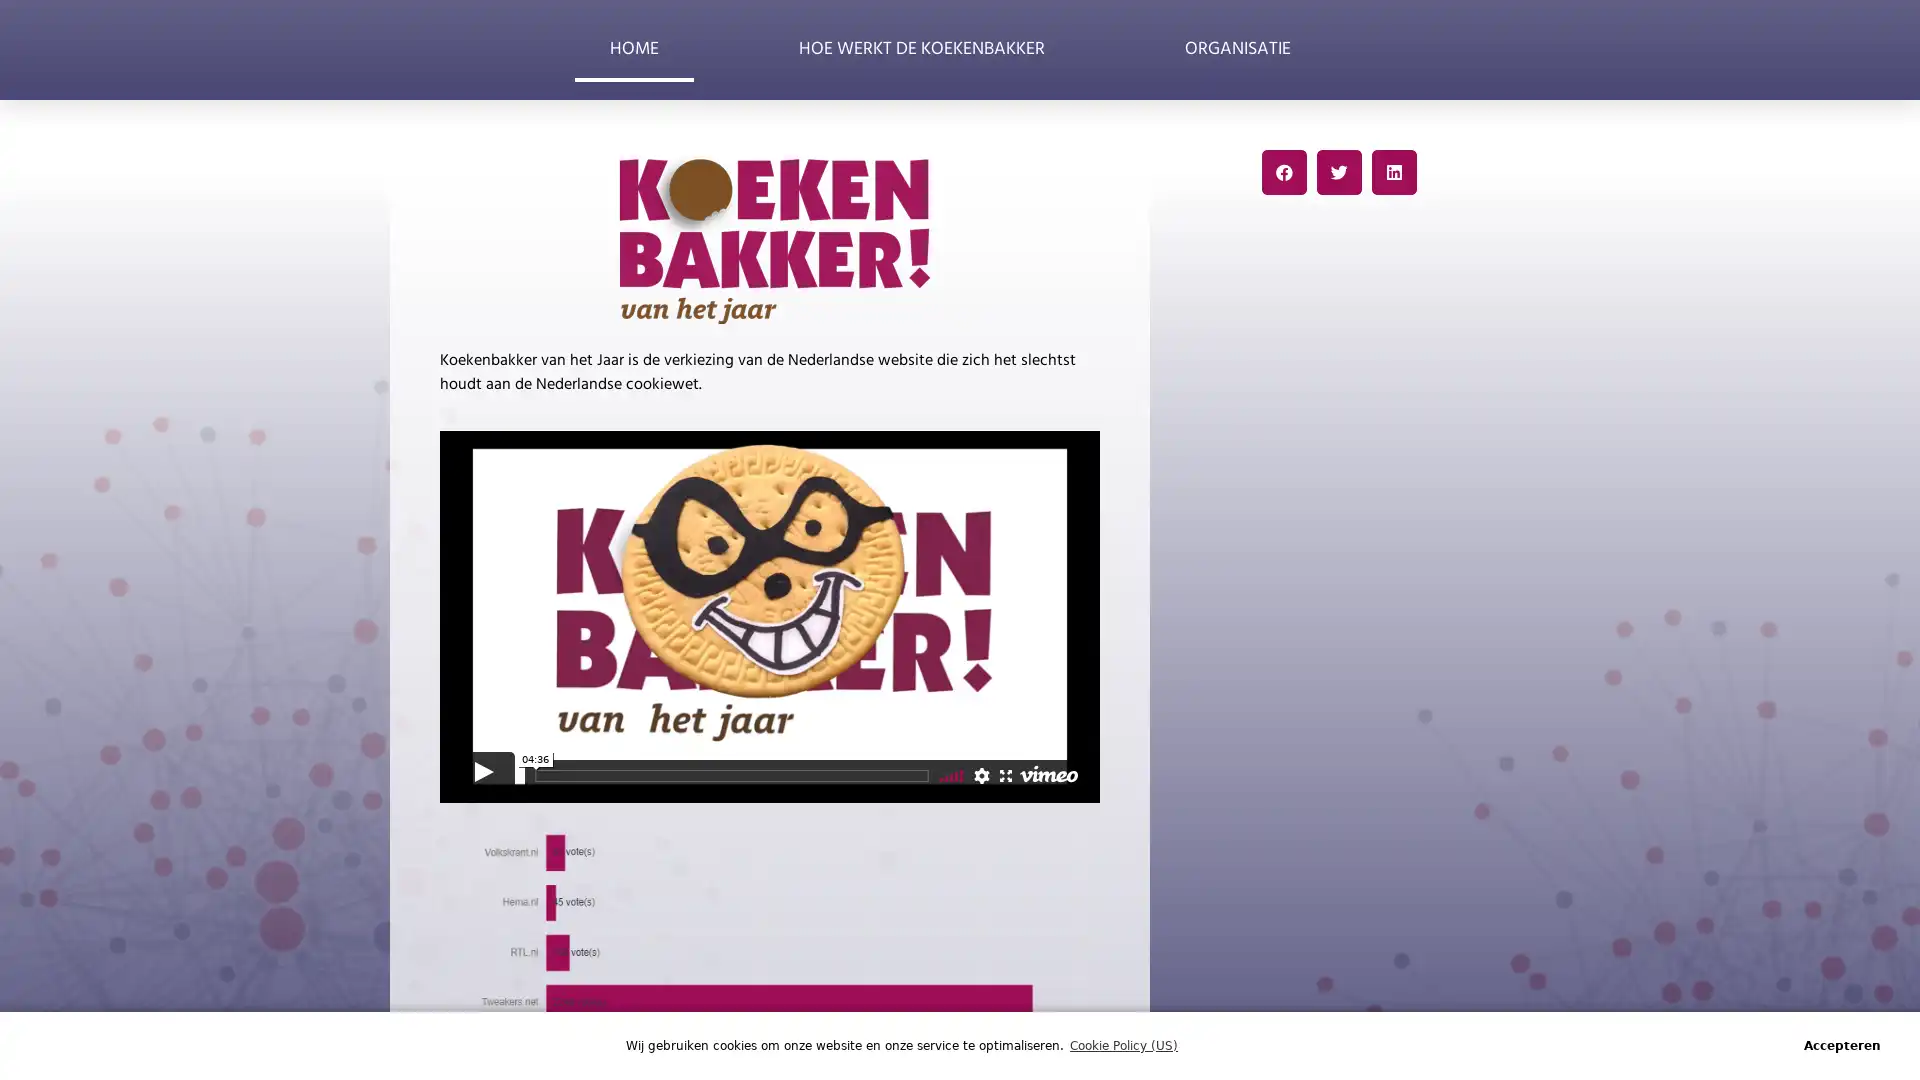 The image size is (1920, 1080). I want to click on dismiss cookie message, so click(1841, 1044).